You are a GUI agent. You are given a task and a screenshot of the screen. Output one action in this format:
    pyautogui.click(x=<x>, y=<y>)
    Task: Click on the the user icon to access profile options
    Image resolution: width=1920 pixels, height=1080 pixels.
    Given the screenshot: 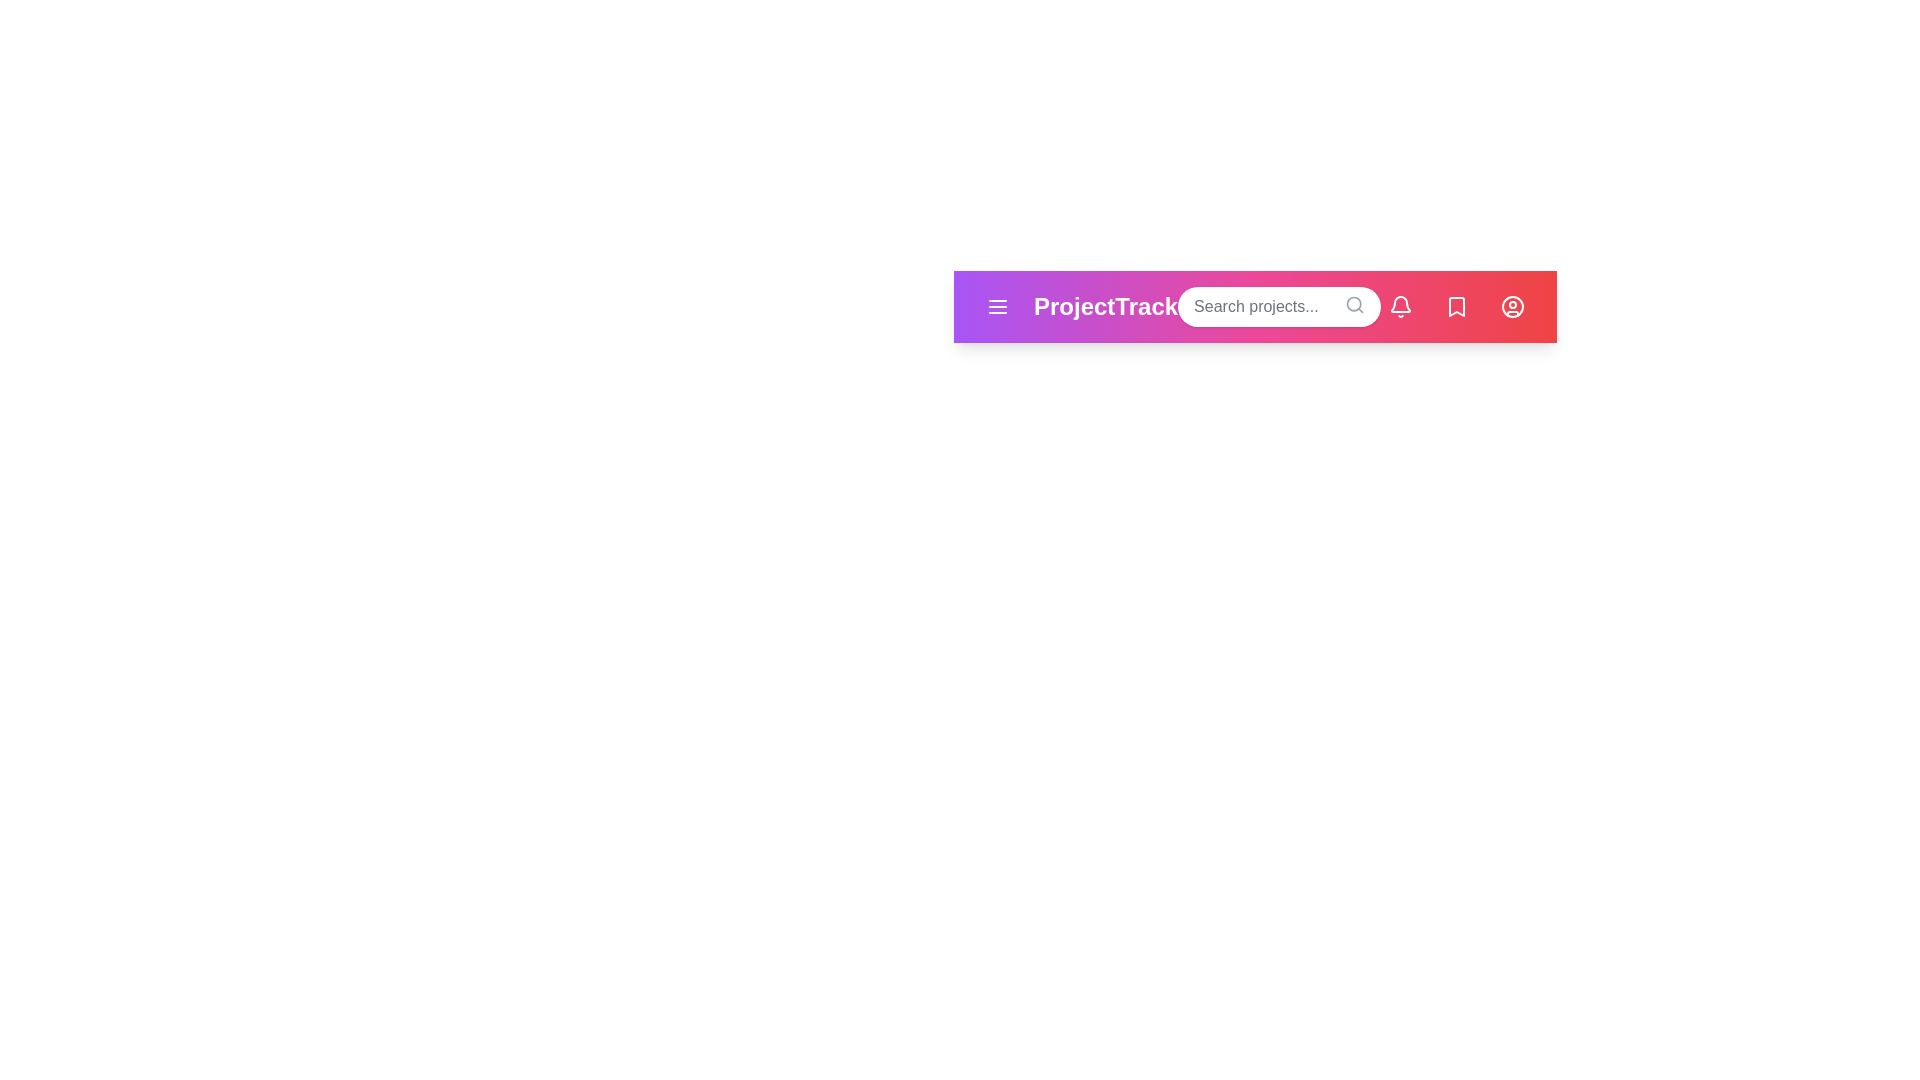 What is the action you would take?
    pyautogui.click(x=1512, y=307)
    